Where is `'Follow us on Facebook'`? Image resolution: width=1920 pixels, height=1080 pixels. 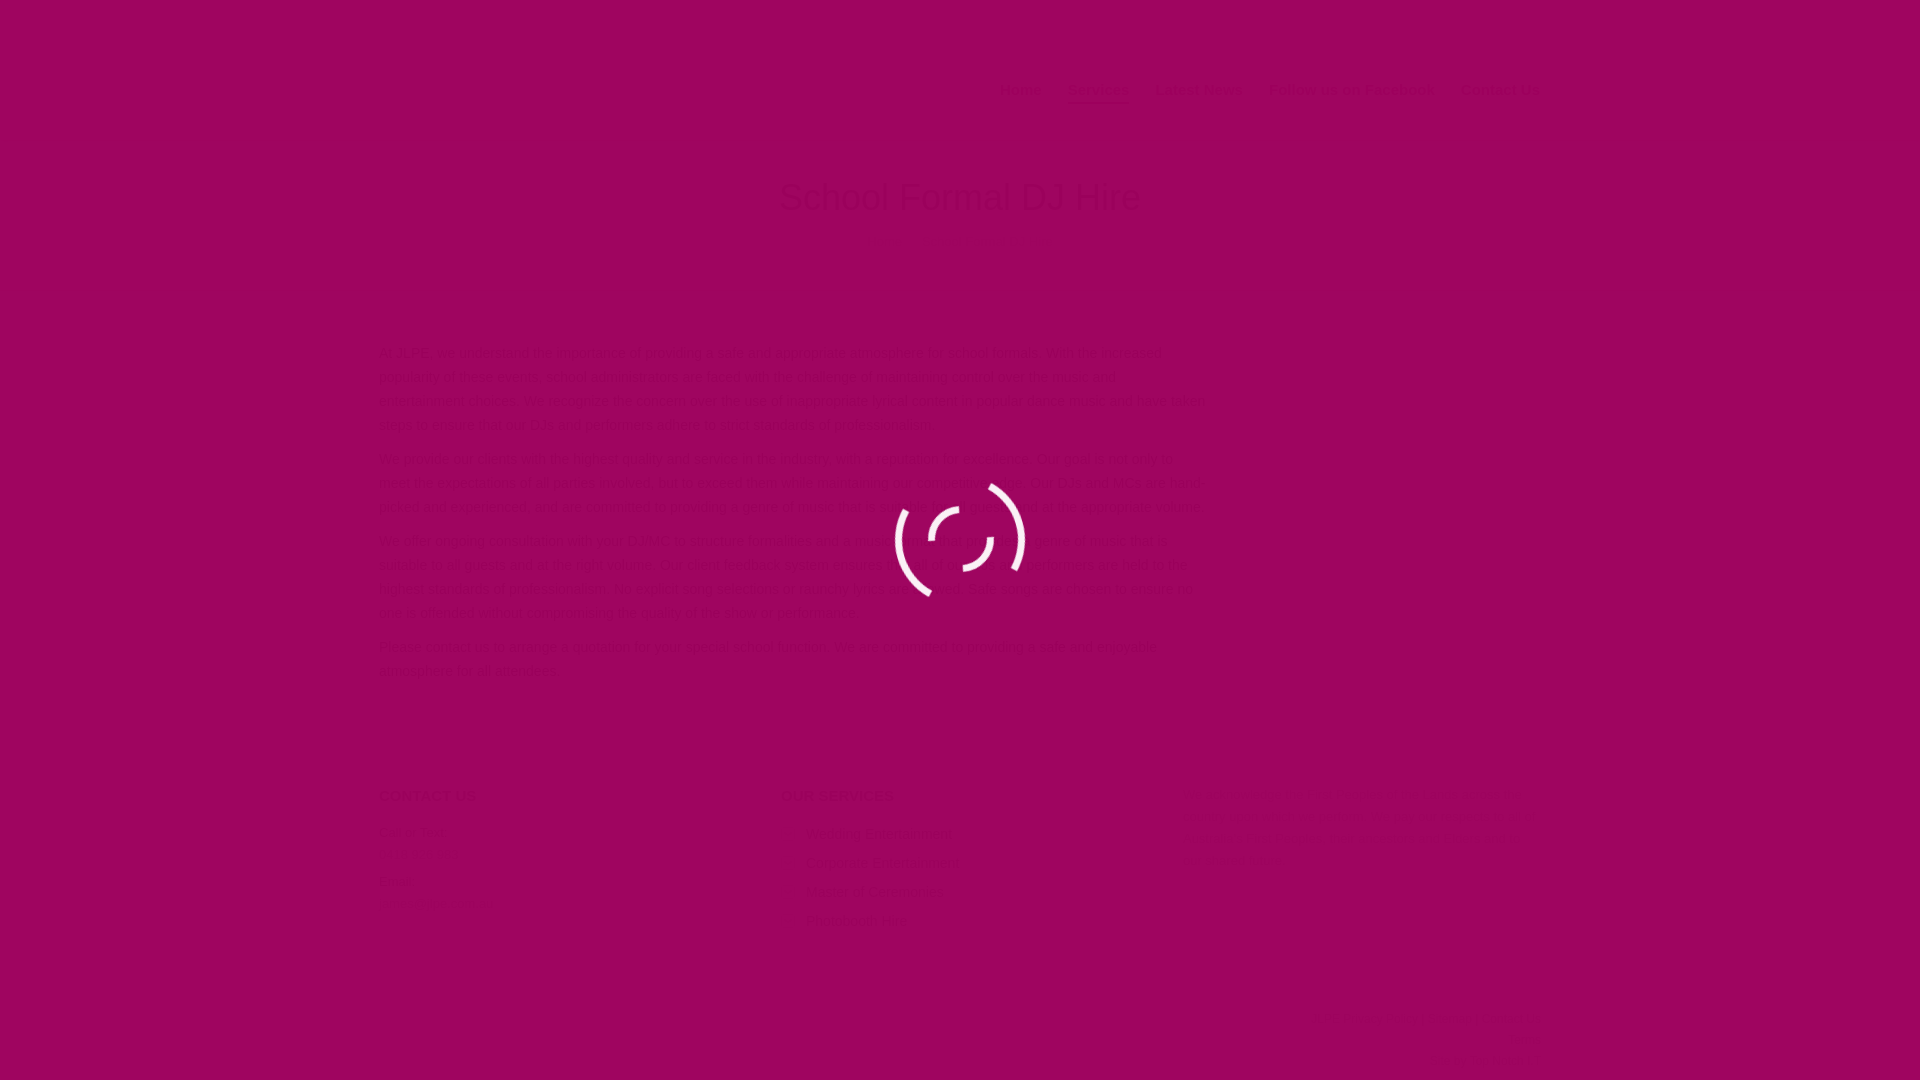
'Follow us on Facebook' is located at coordinates (1266, 90).